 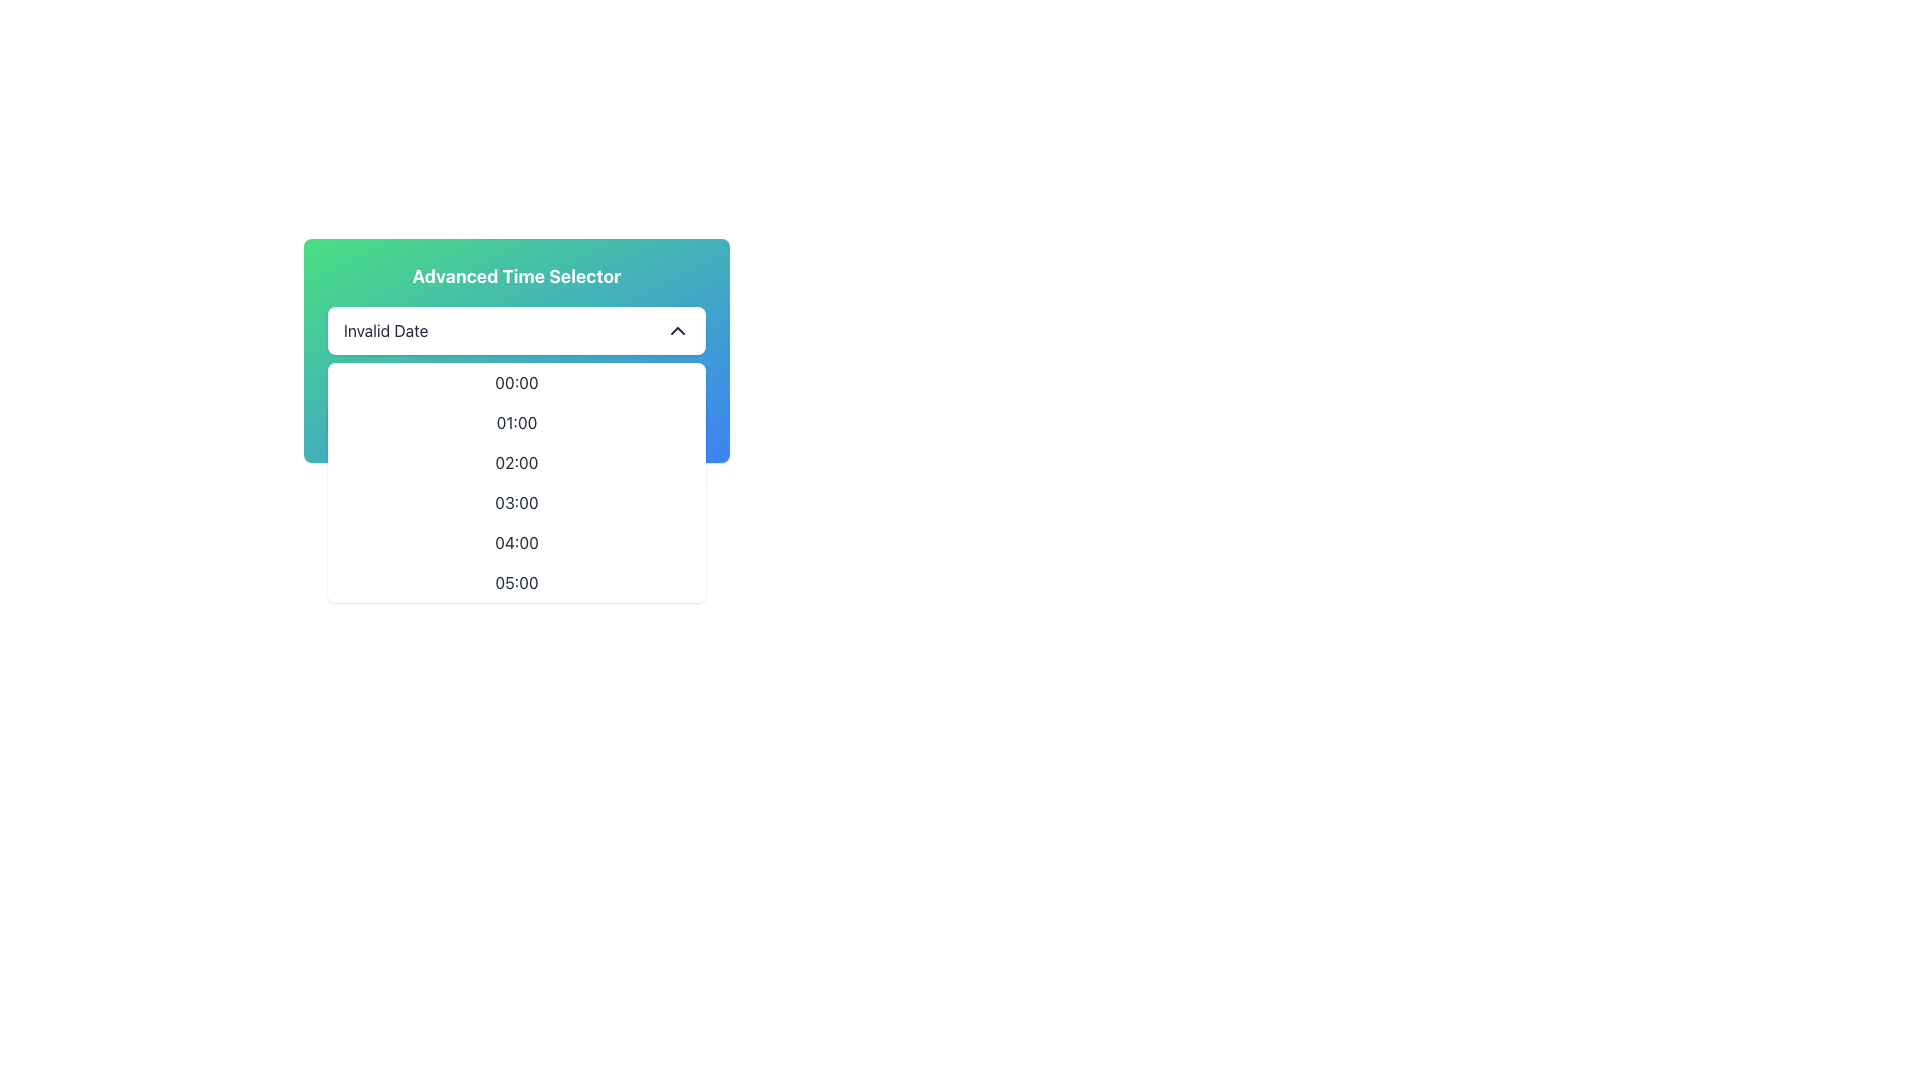 What do you see at coordinates (517, 442) in the screenshot?
I see `the time option in the dropdown menu located beneath the 'Invalid Date' input field in the 'Advanced Time Selector' modal dialog` at bounding box center [517, 442].